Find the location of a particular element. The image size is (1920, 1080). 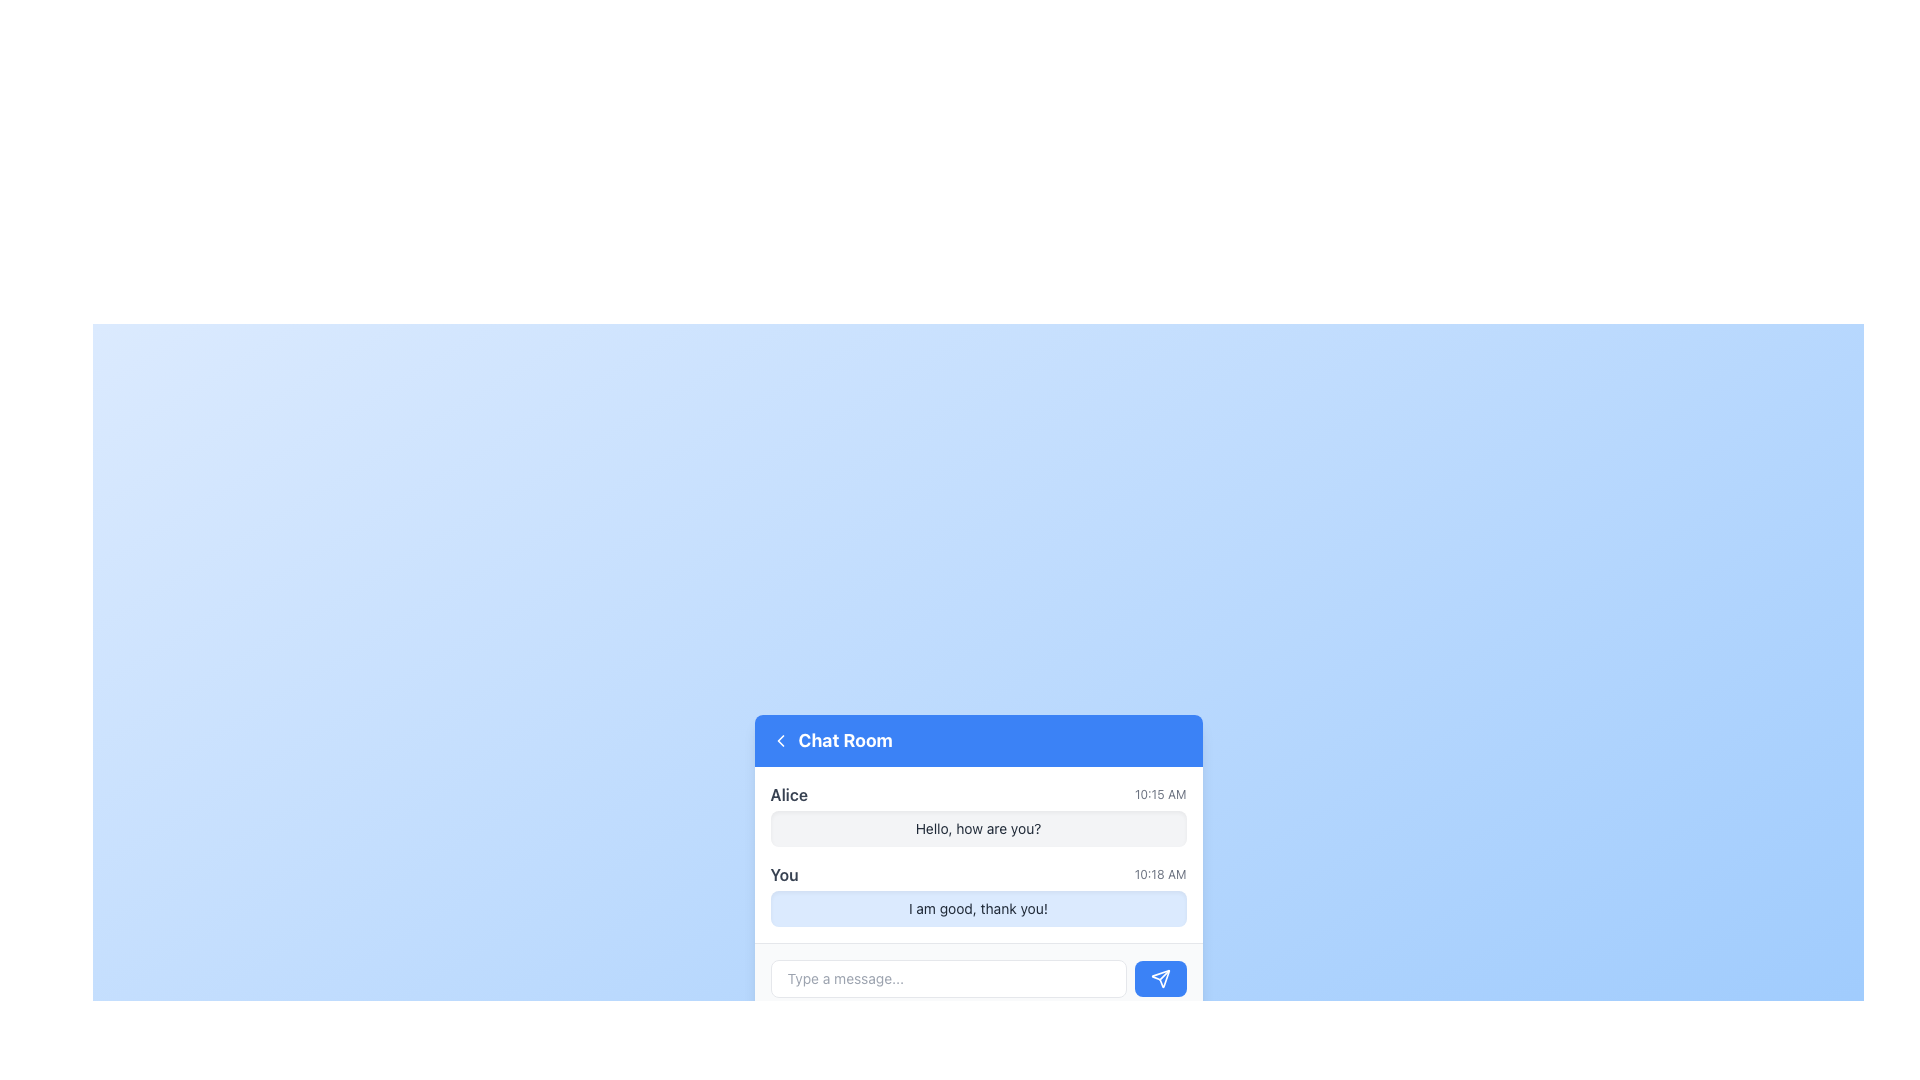

the static text label that serves as the title for the chat application, located in the header bar to the right of the back arrow icon is located at coordinates (845, 740).